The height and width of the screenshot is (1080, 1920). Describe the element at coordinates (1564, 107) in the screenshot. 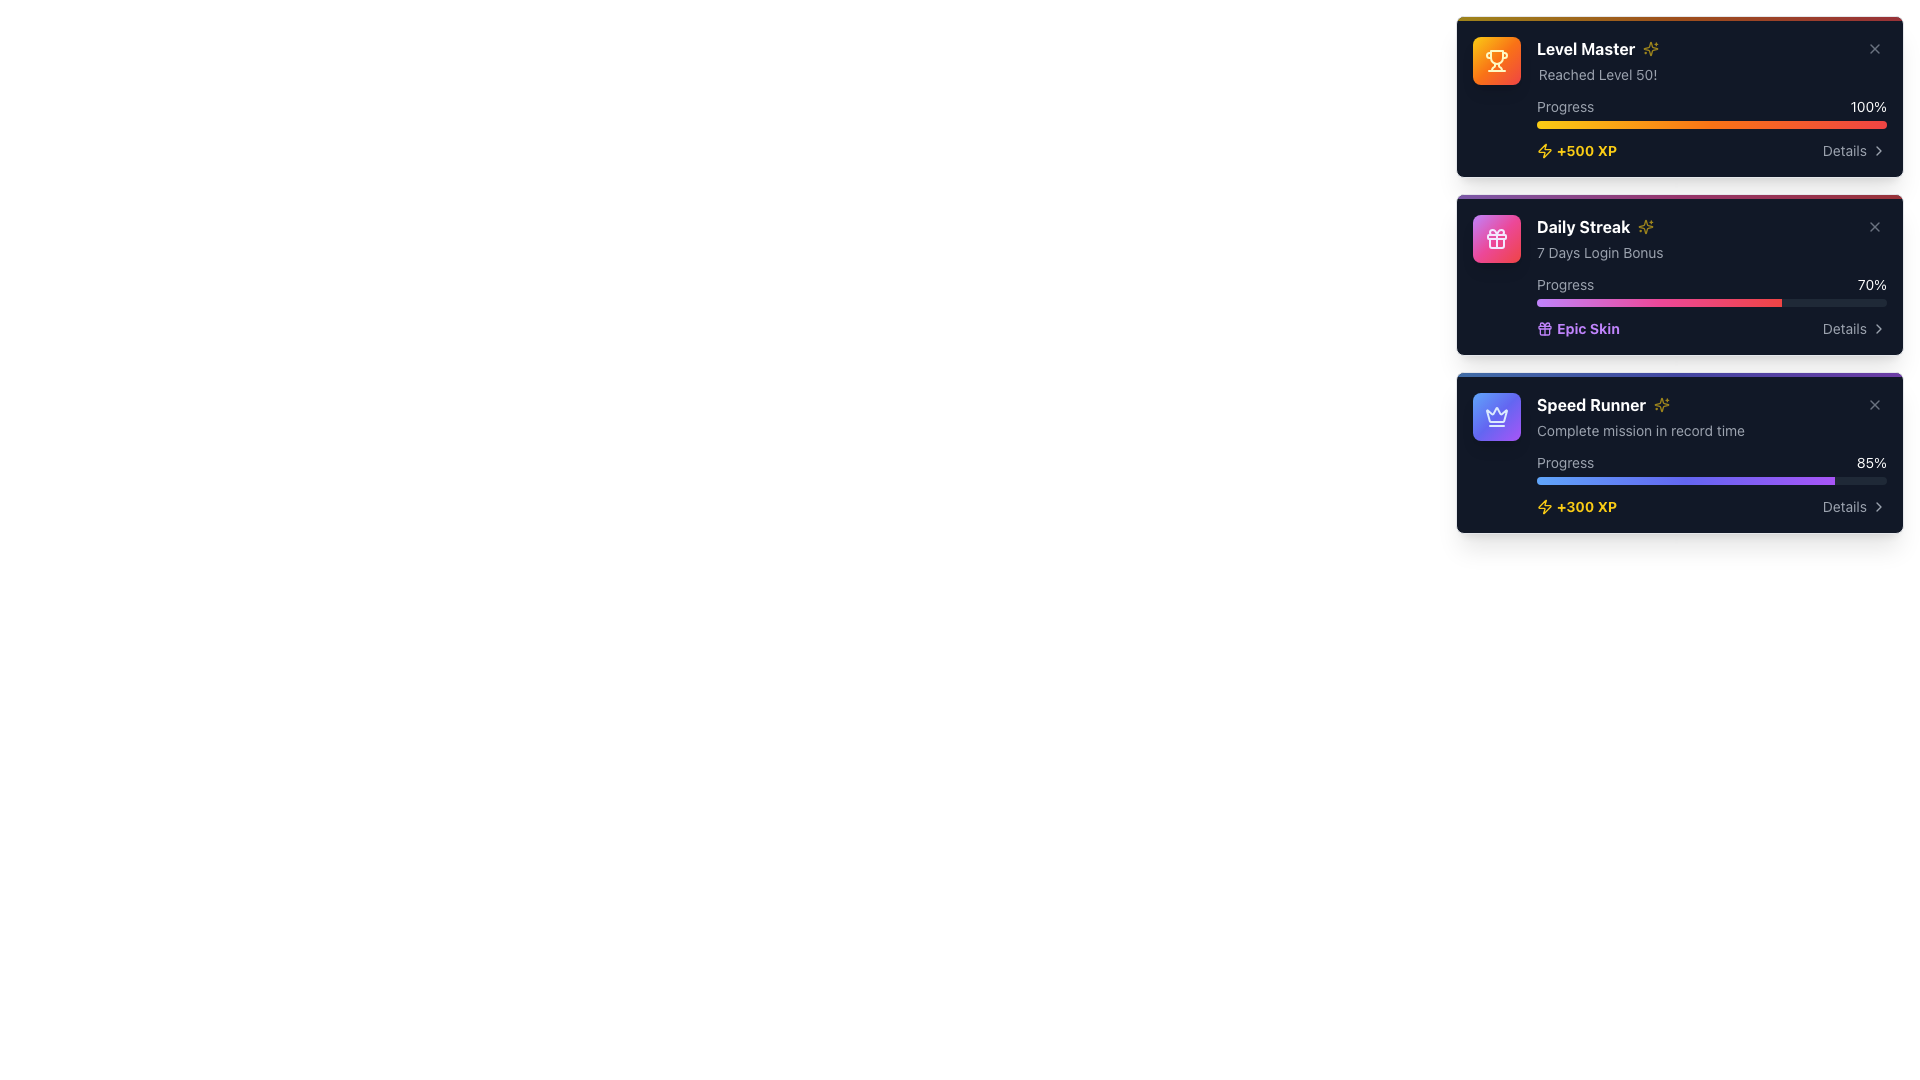

I see `'Progress' label, which is styled in gray and located prominently within a dark-themed card, adjacent to a progress bar and the percentage completion text '100%'` at that location.